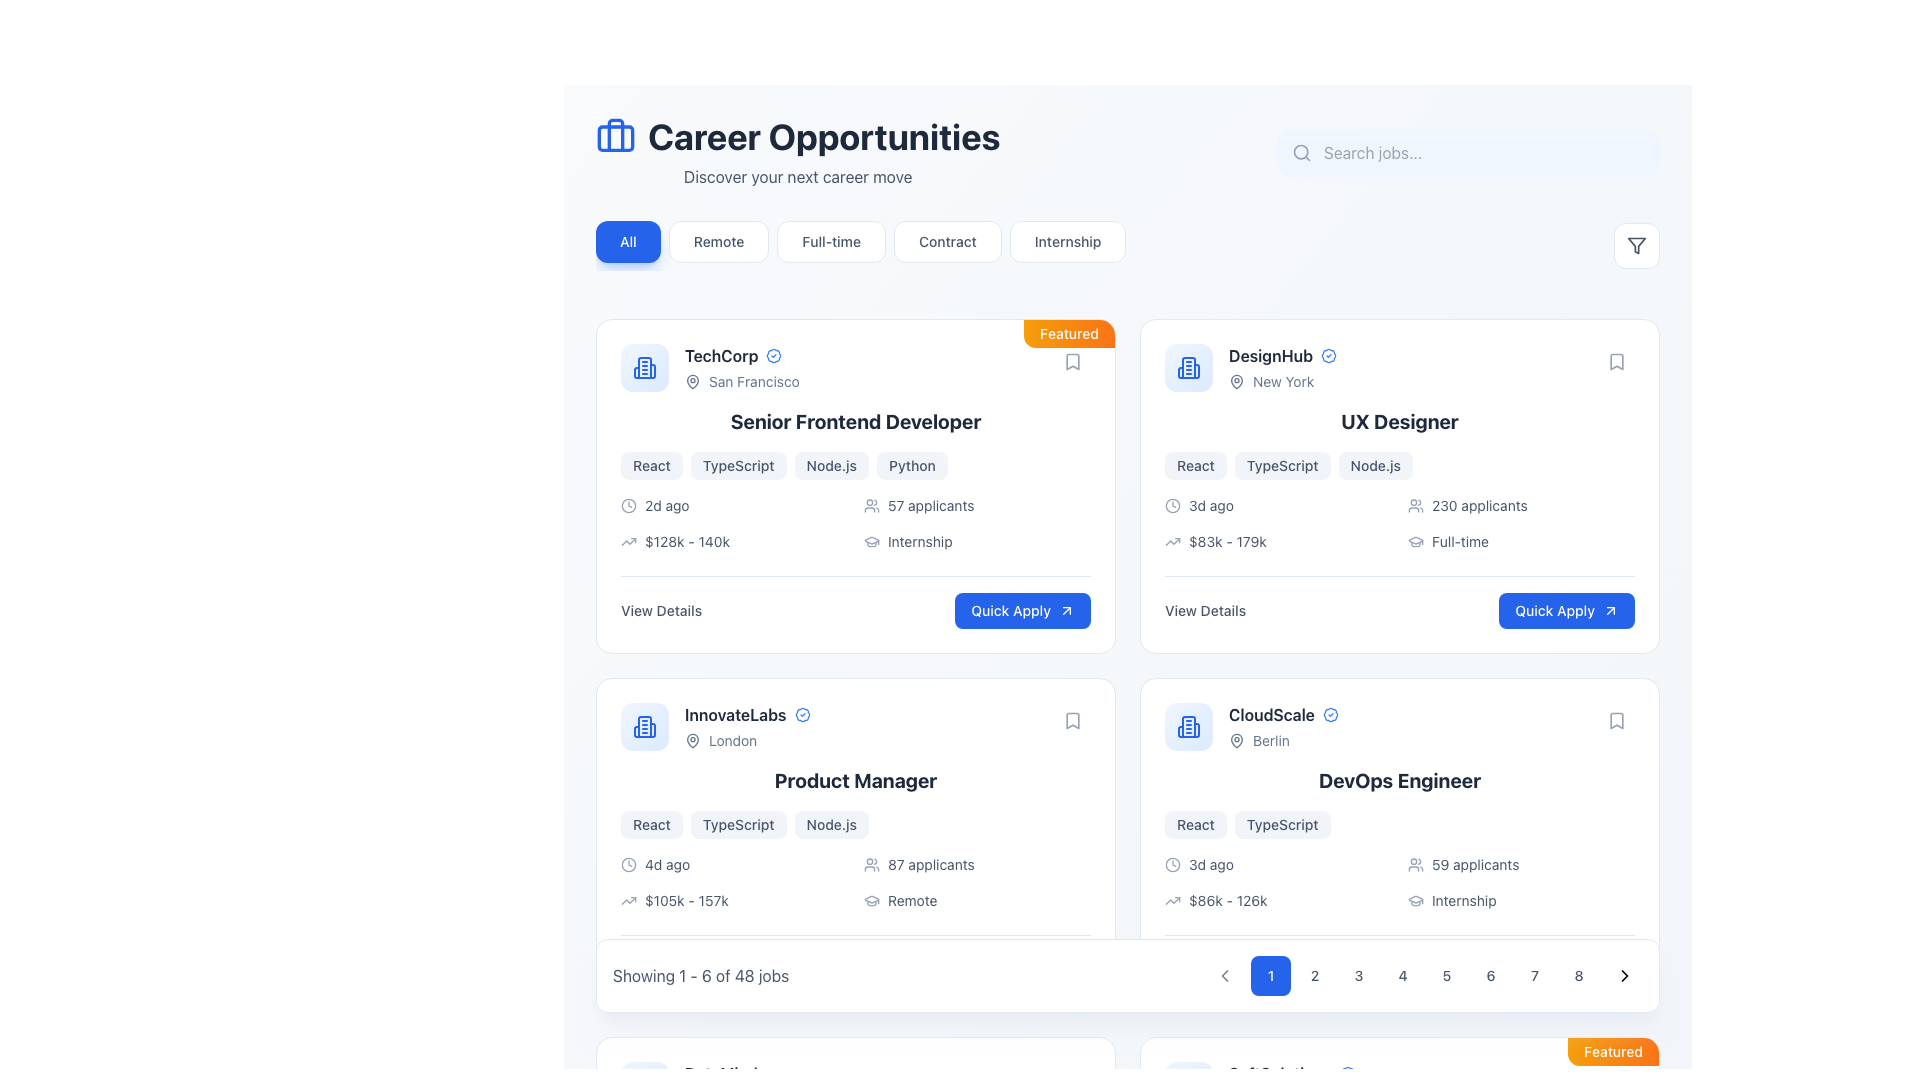 This screenshot has height=1080, width=1920. I want to click on the IconButton located in the top-right corner of the 'TechCorp' card in the 'Career Opportunities' grid layout, so click(1072, 362).